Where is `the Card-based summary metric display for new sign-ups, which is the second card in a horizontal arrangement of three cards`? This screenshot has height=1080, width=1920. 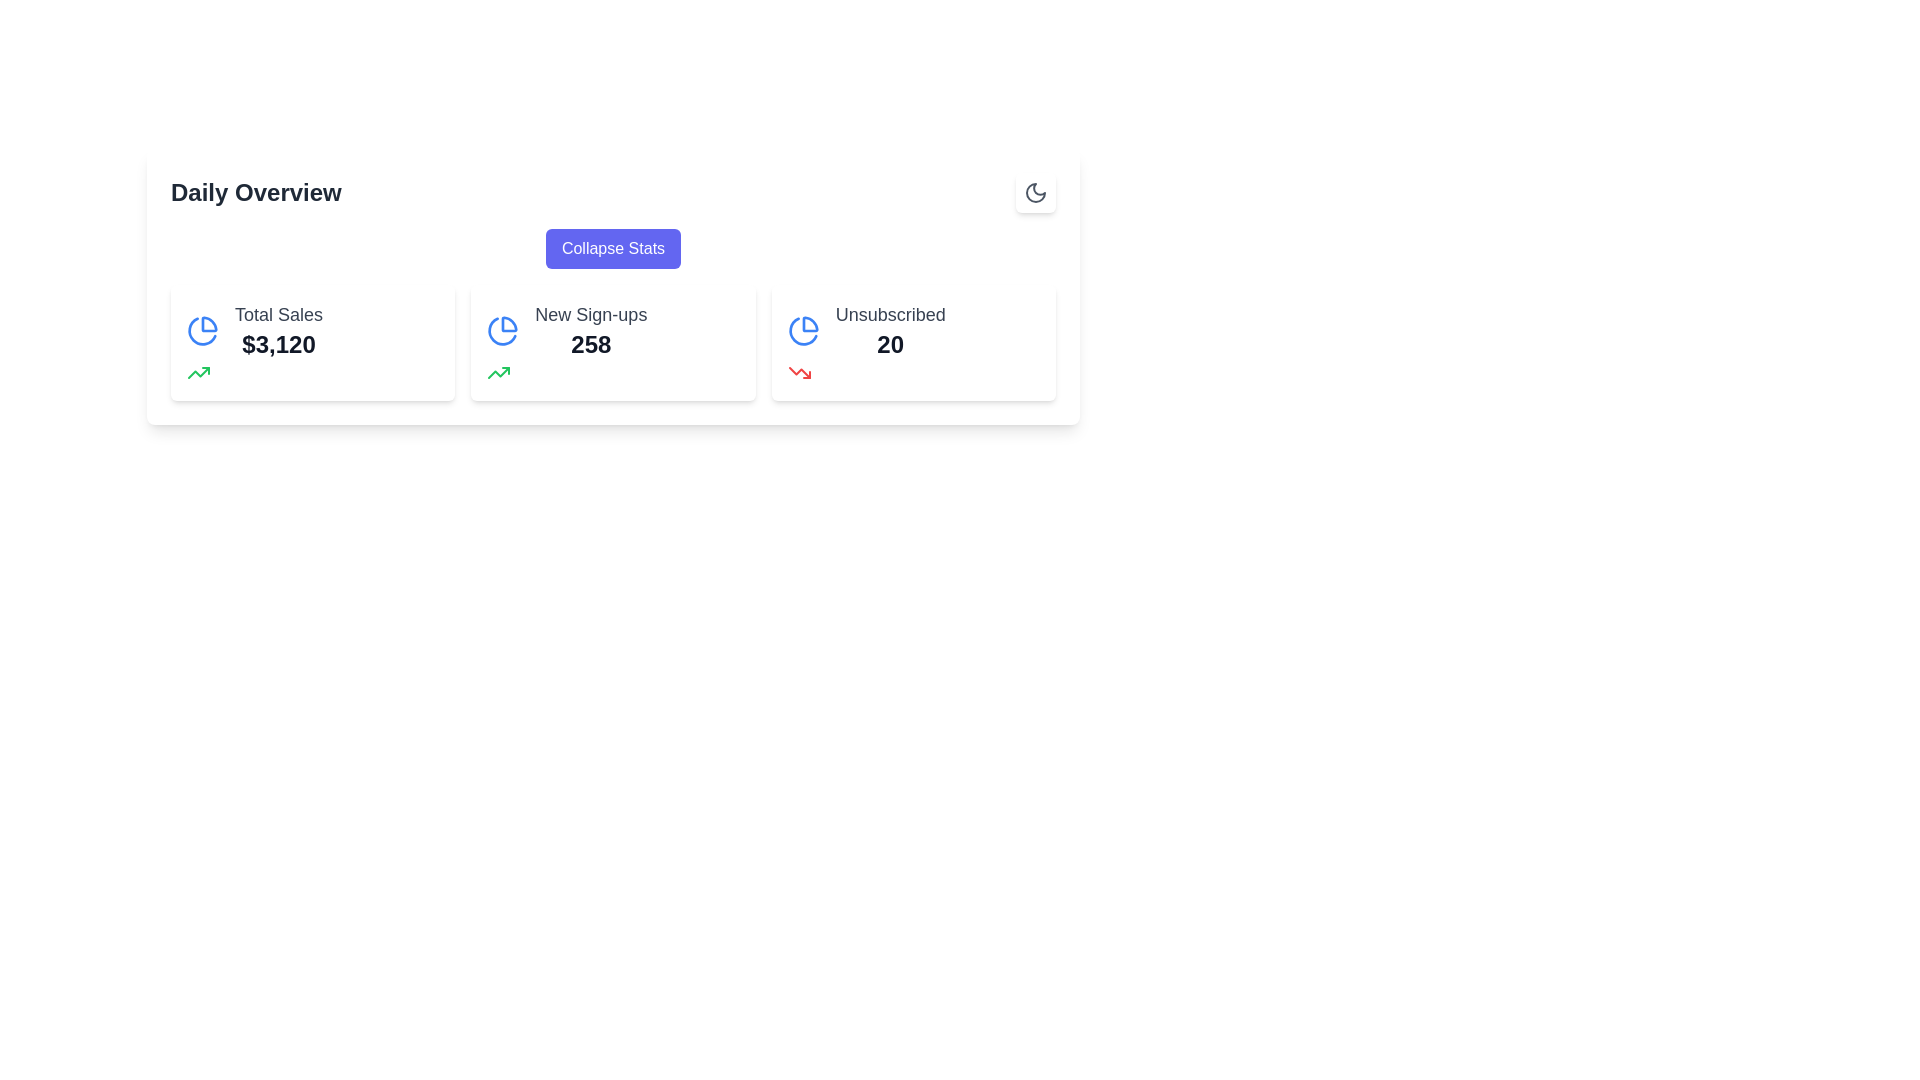 the Card-based summary metric display for new sign-ups, which is the second card in a horizontal arrangement of three cards is located at coordinates (612, 342).